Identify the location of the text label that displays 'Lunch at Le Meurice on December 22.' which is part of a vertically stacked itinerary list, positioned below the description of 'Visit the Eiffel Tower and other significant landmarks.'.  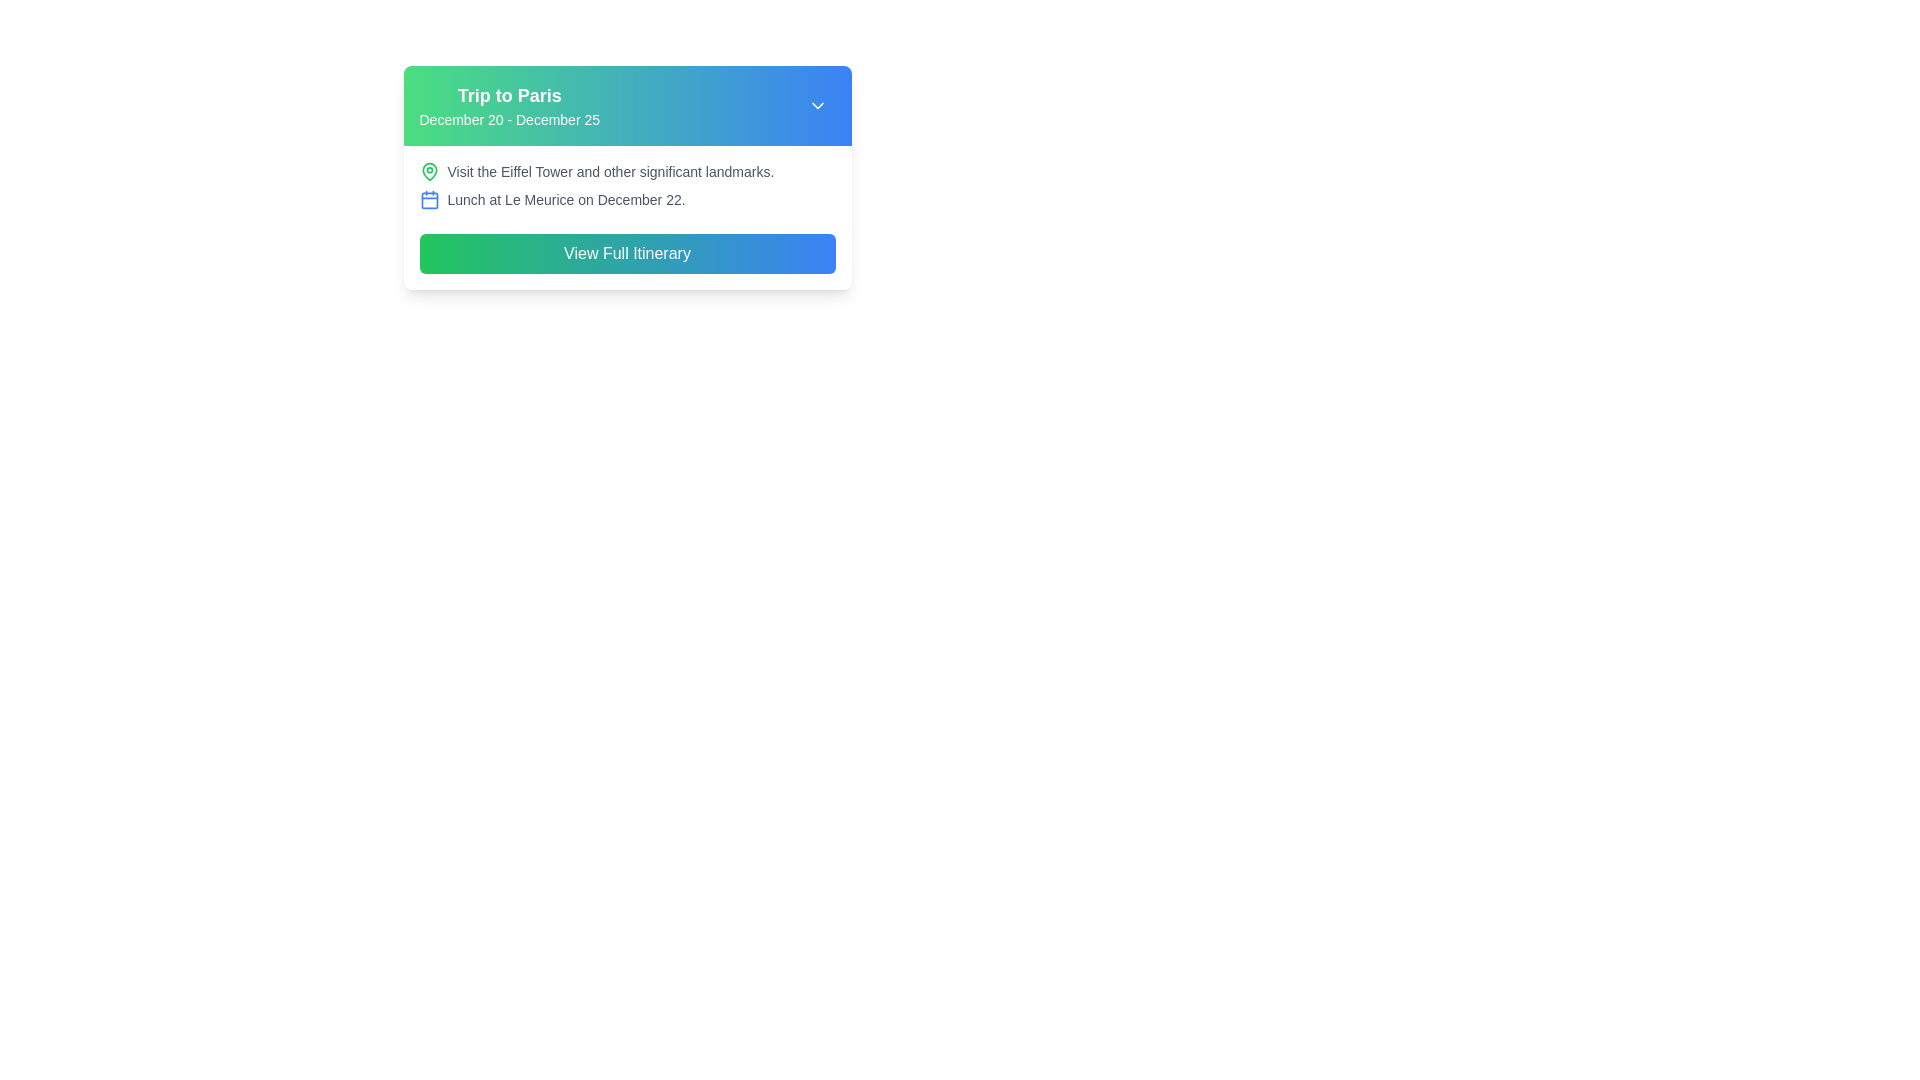
(626, 200).